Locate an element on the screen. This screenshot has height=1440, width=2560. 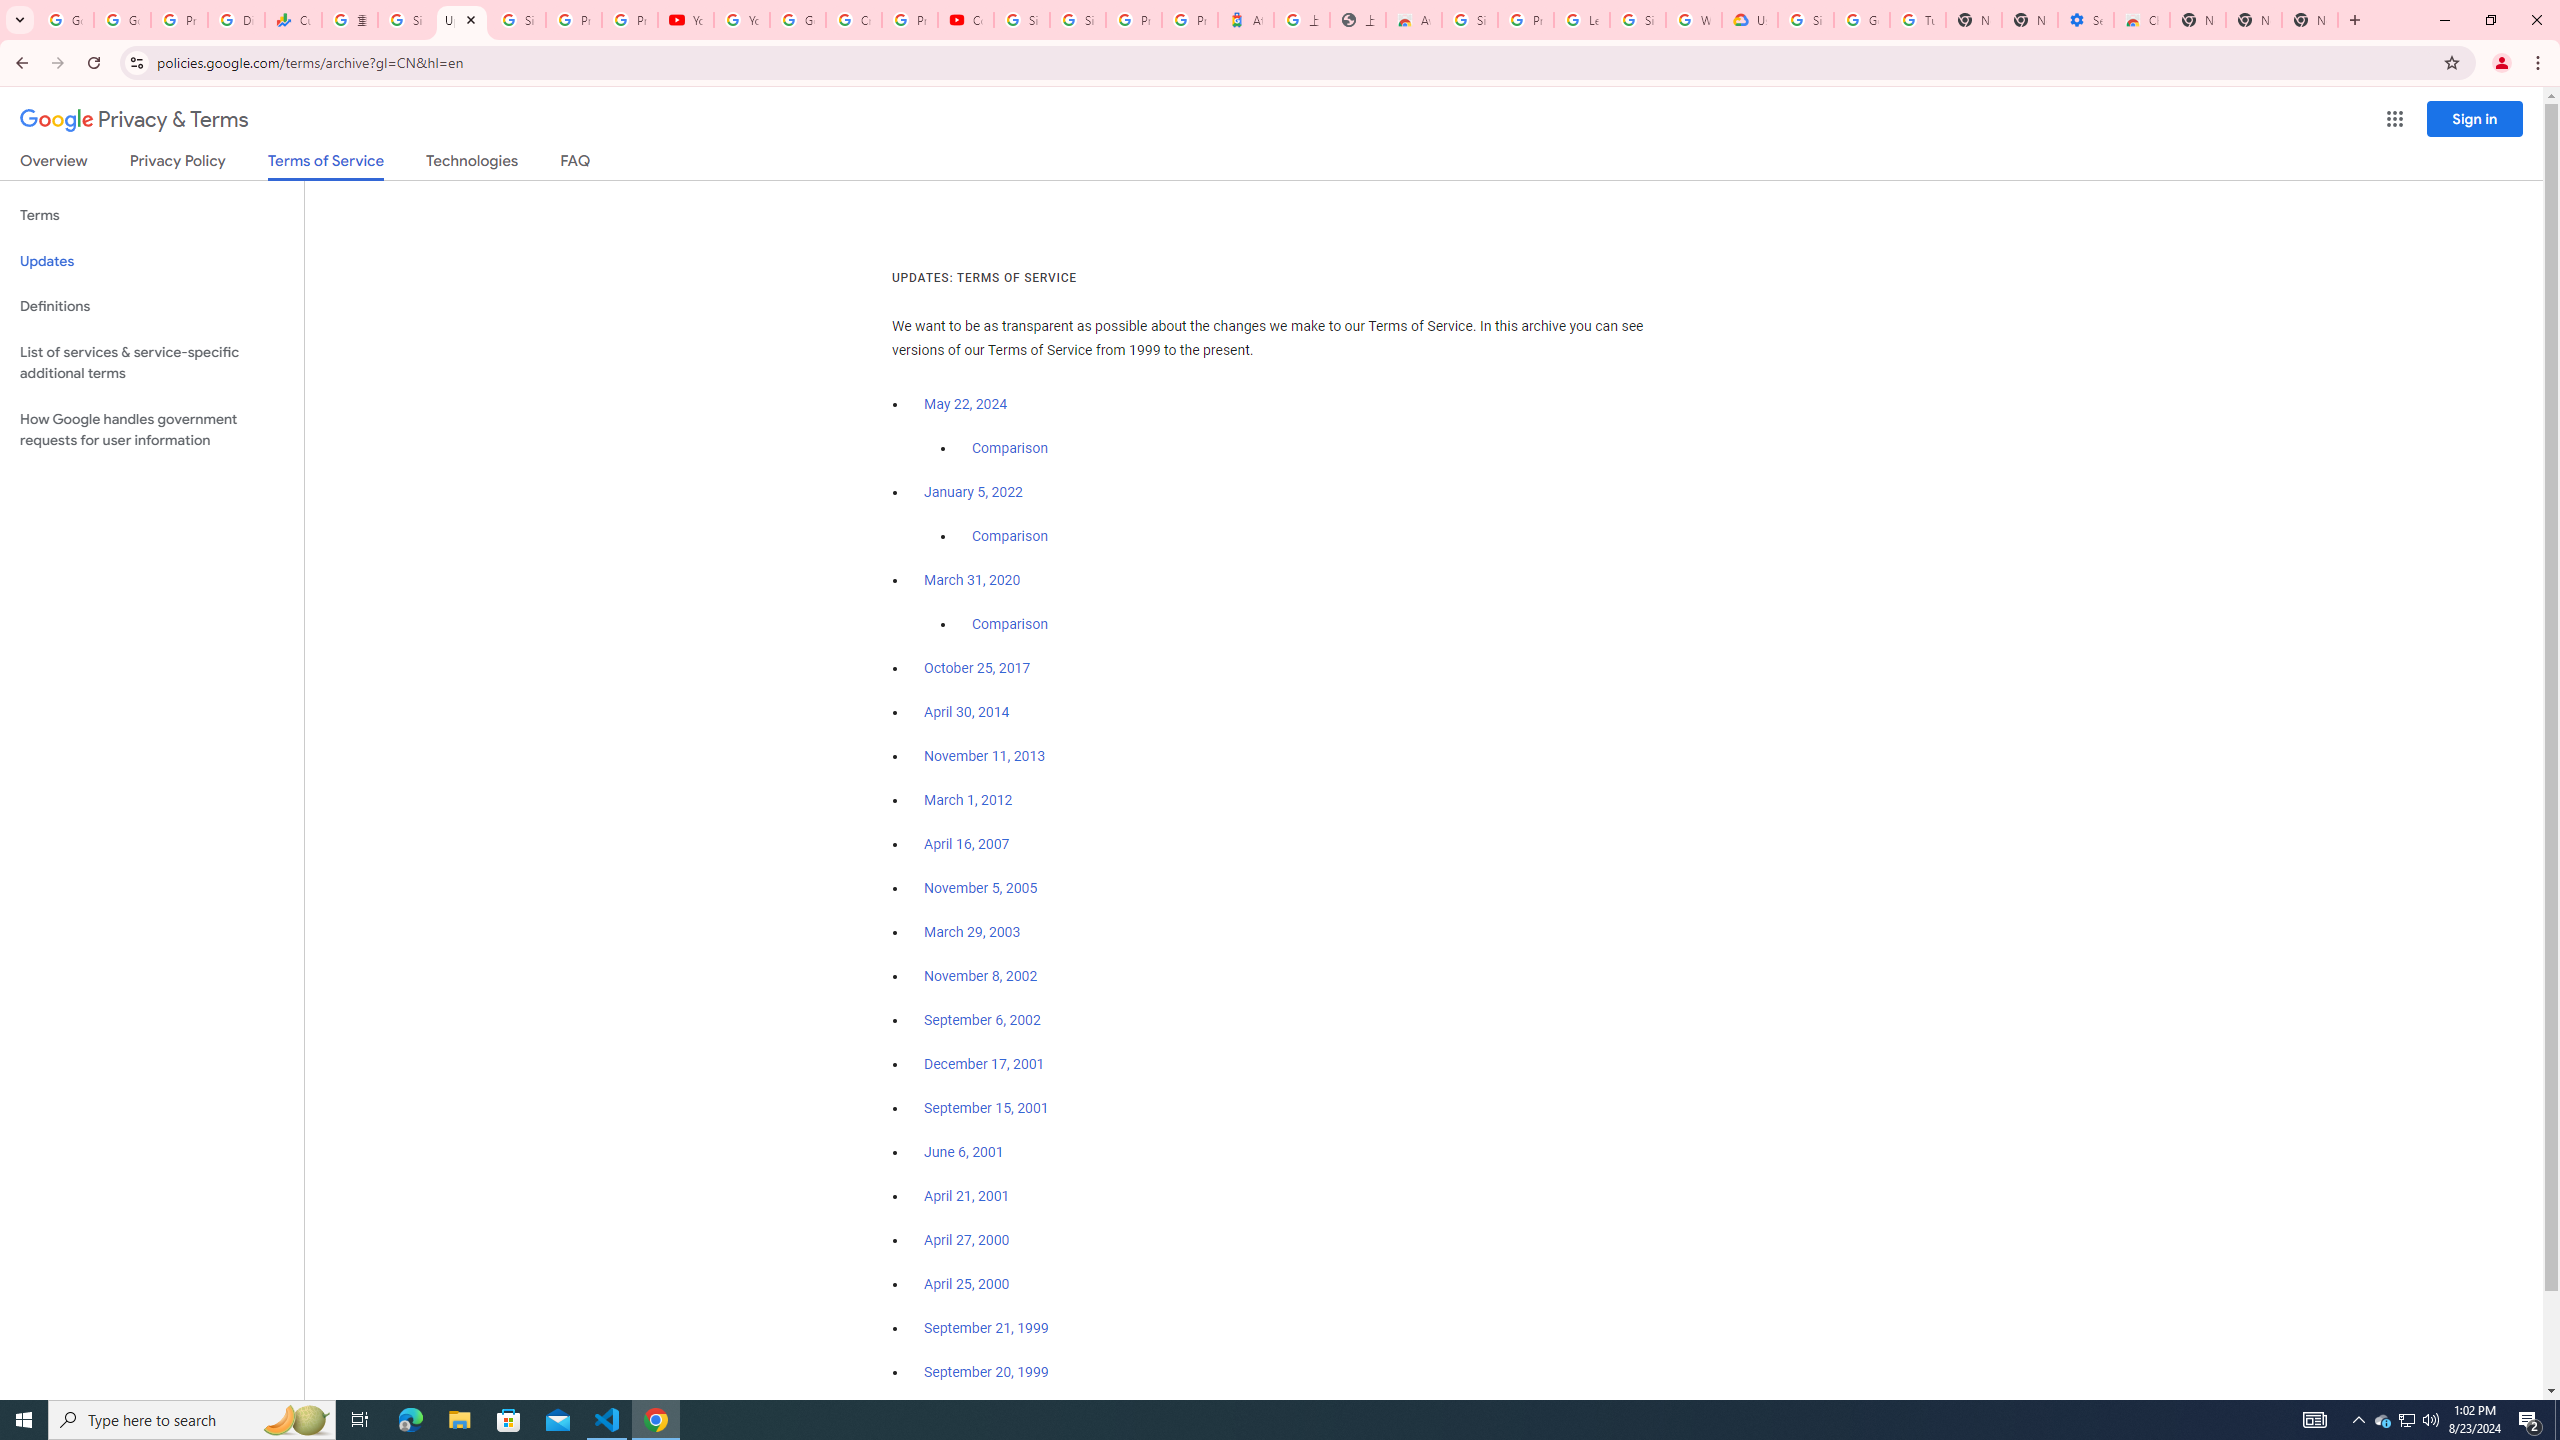
'How Google handles government requests for user information' is located at coordinates (151, 428).